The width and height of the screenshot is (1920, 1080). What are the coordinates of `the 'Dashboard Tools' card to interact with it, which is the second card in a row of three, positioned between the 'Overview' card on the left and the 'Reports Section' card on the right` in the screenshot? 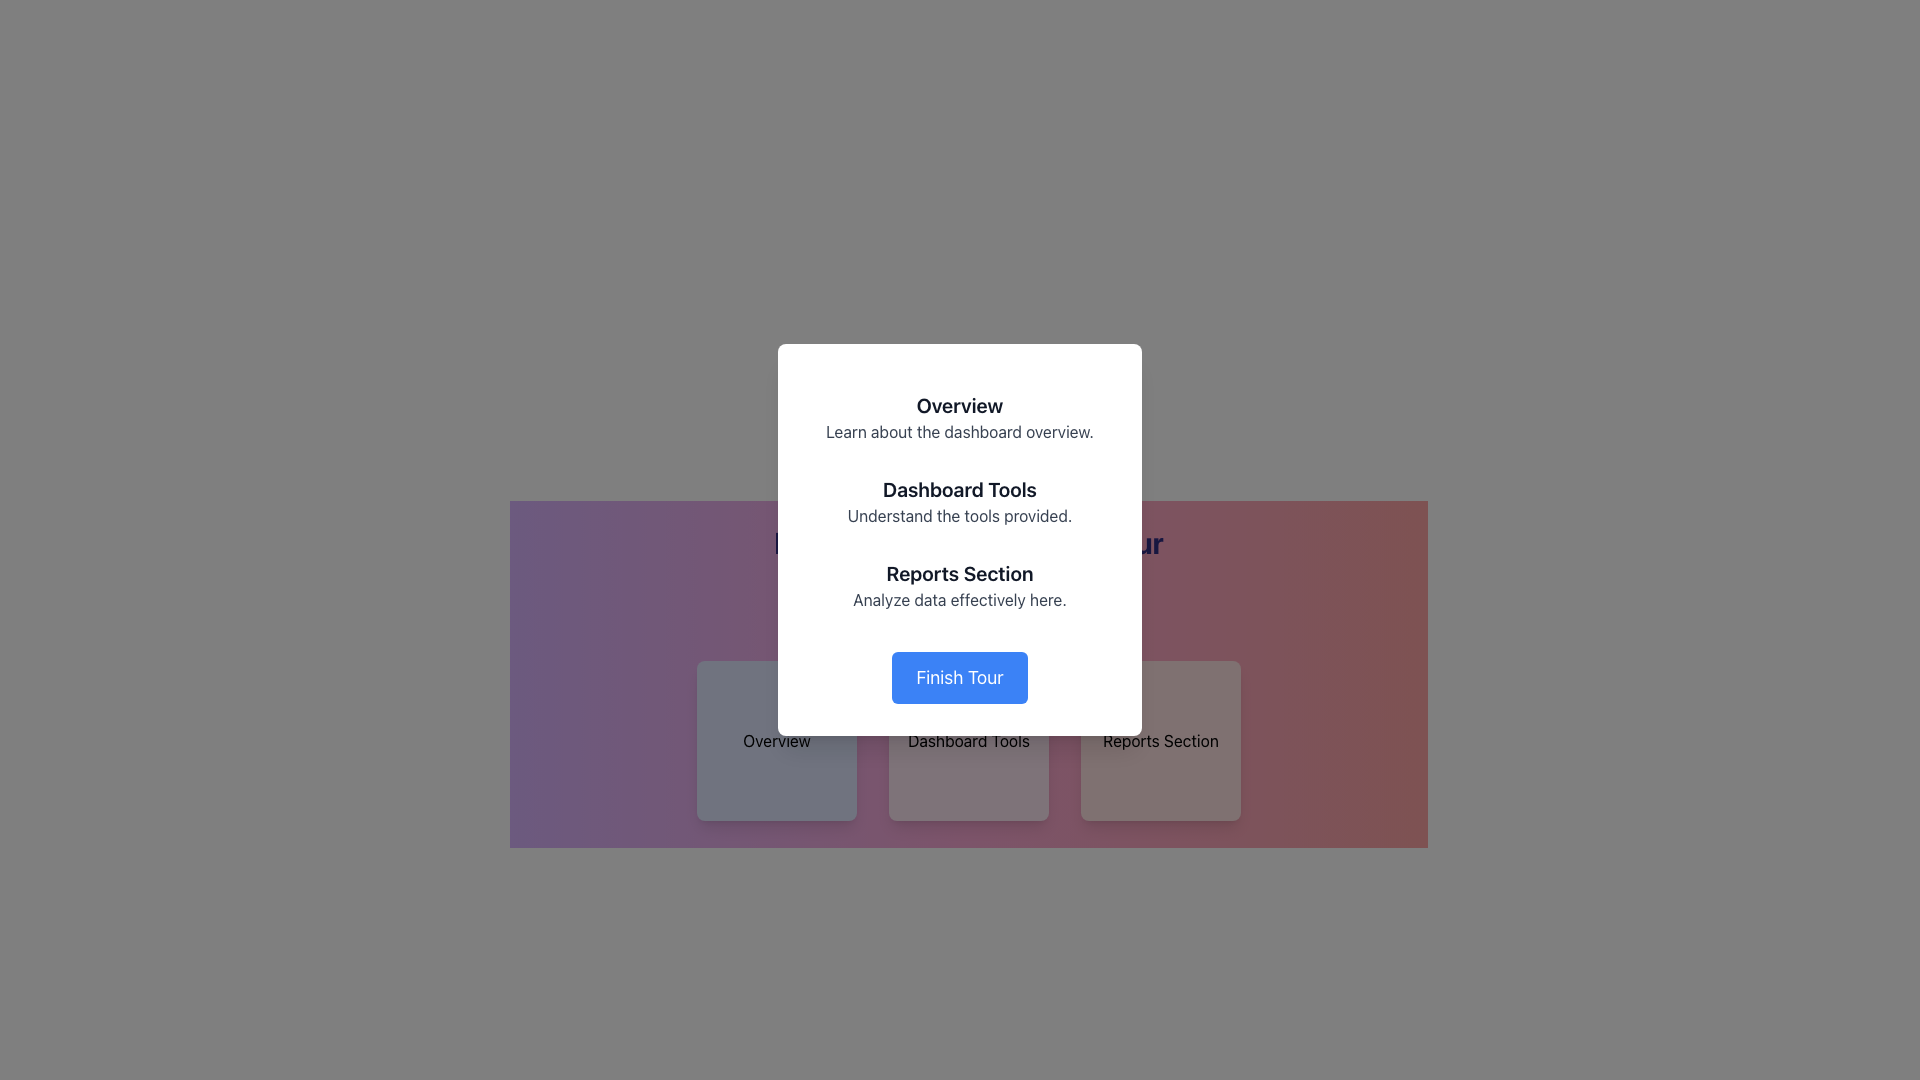 It's located at (969, 740).